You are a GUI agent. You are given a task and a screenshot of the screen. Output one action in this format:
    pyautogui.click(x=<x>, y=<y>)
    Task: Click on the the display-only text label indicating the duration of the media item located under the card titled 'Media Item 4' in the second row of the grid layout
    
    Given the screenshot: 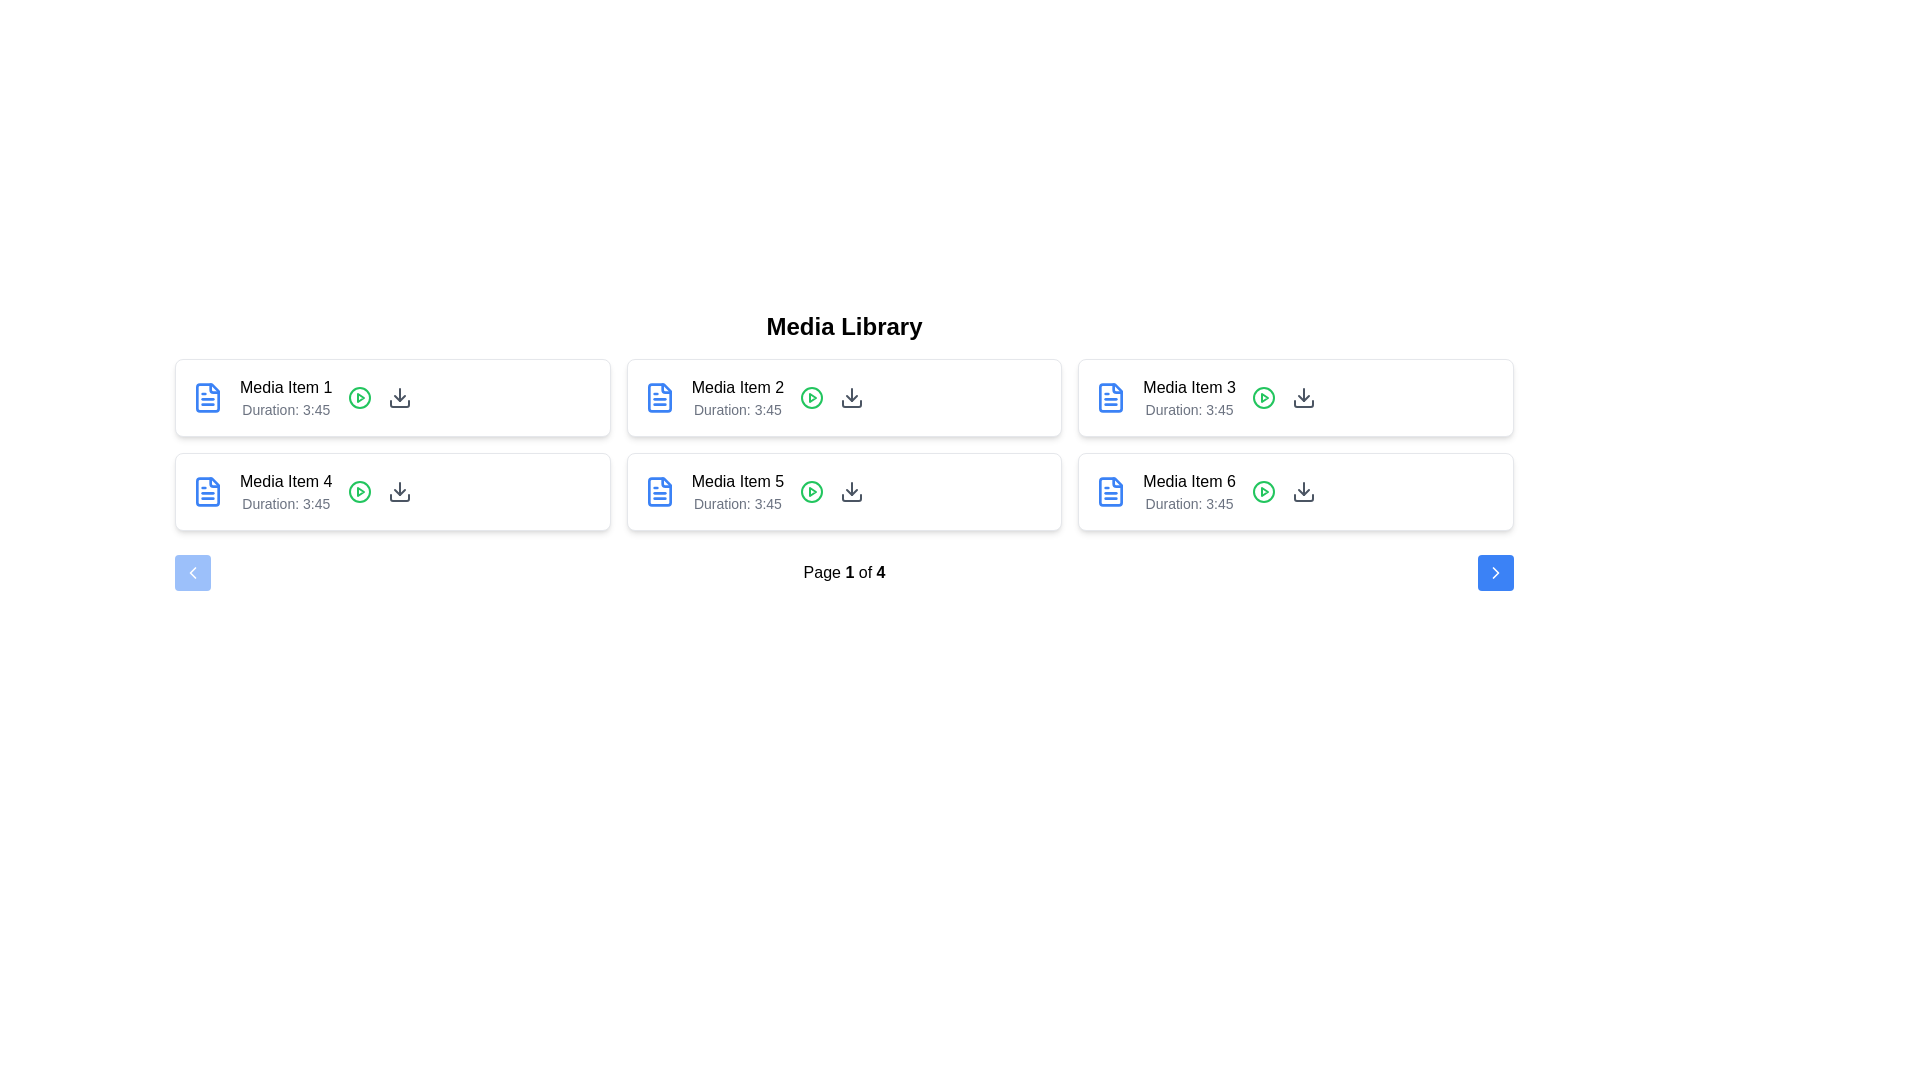 What is the action you would take?
    pyautogui.click(x=285, y=503)
    